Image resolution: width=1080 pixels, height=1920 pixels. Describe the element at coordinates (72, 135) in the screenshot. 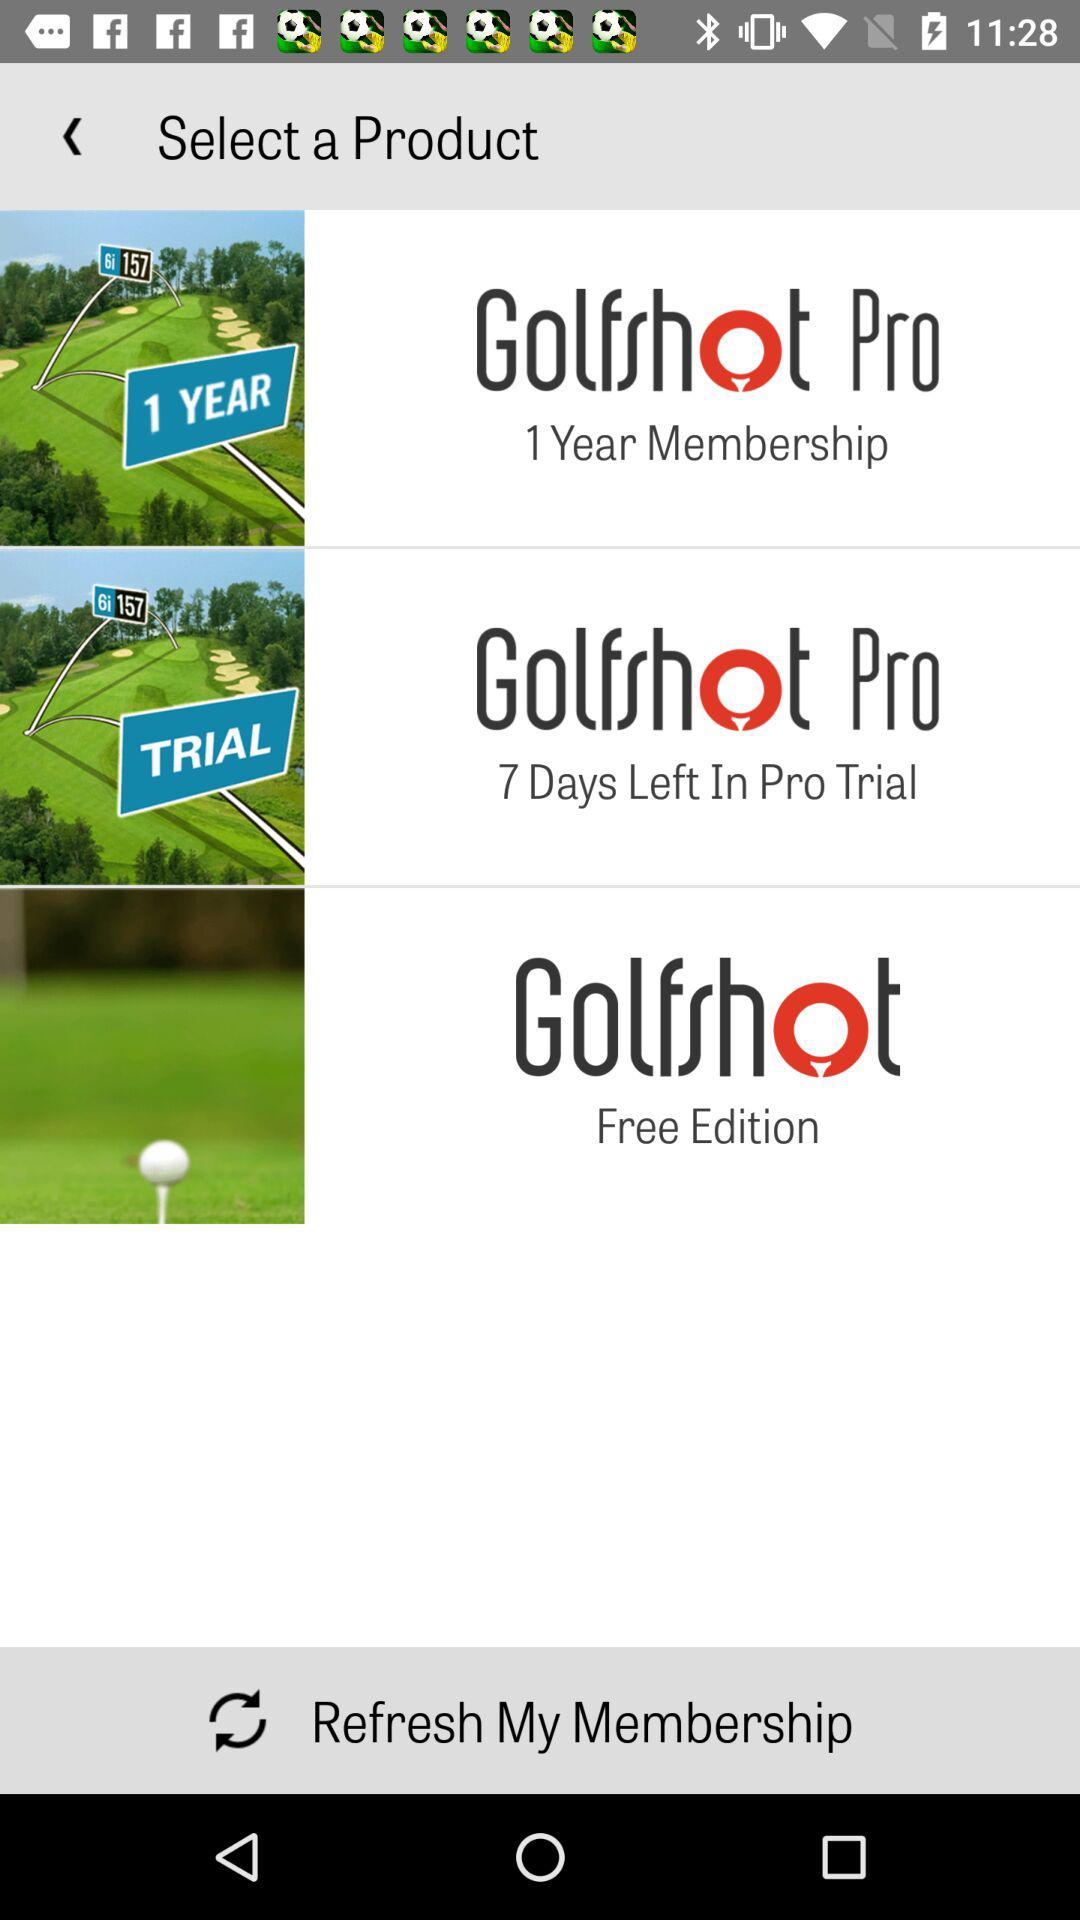

I see `icon next to select a product icon` at that location.